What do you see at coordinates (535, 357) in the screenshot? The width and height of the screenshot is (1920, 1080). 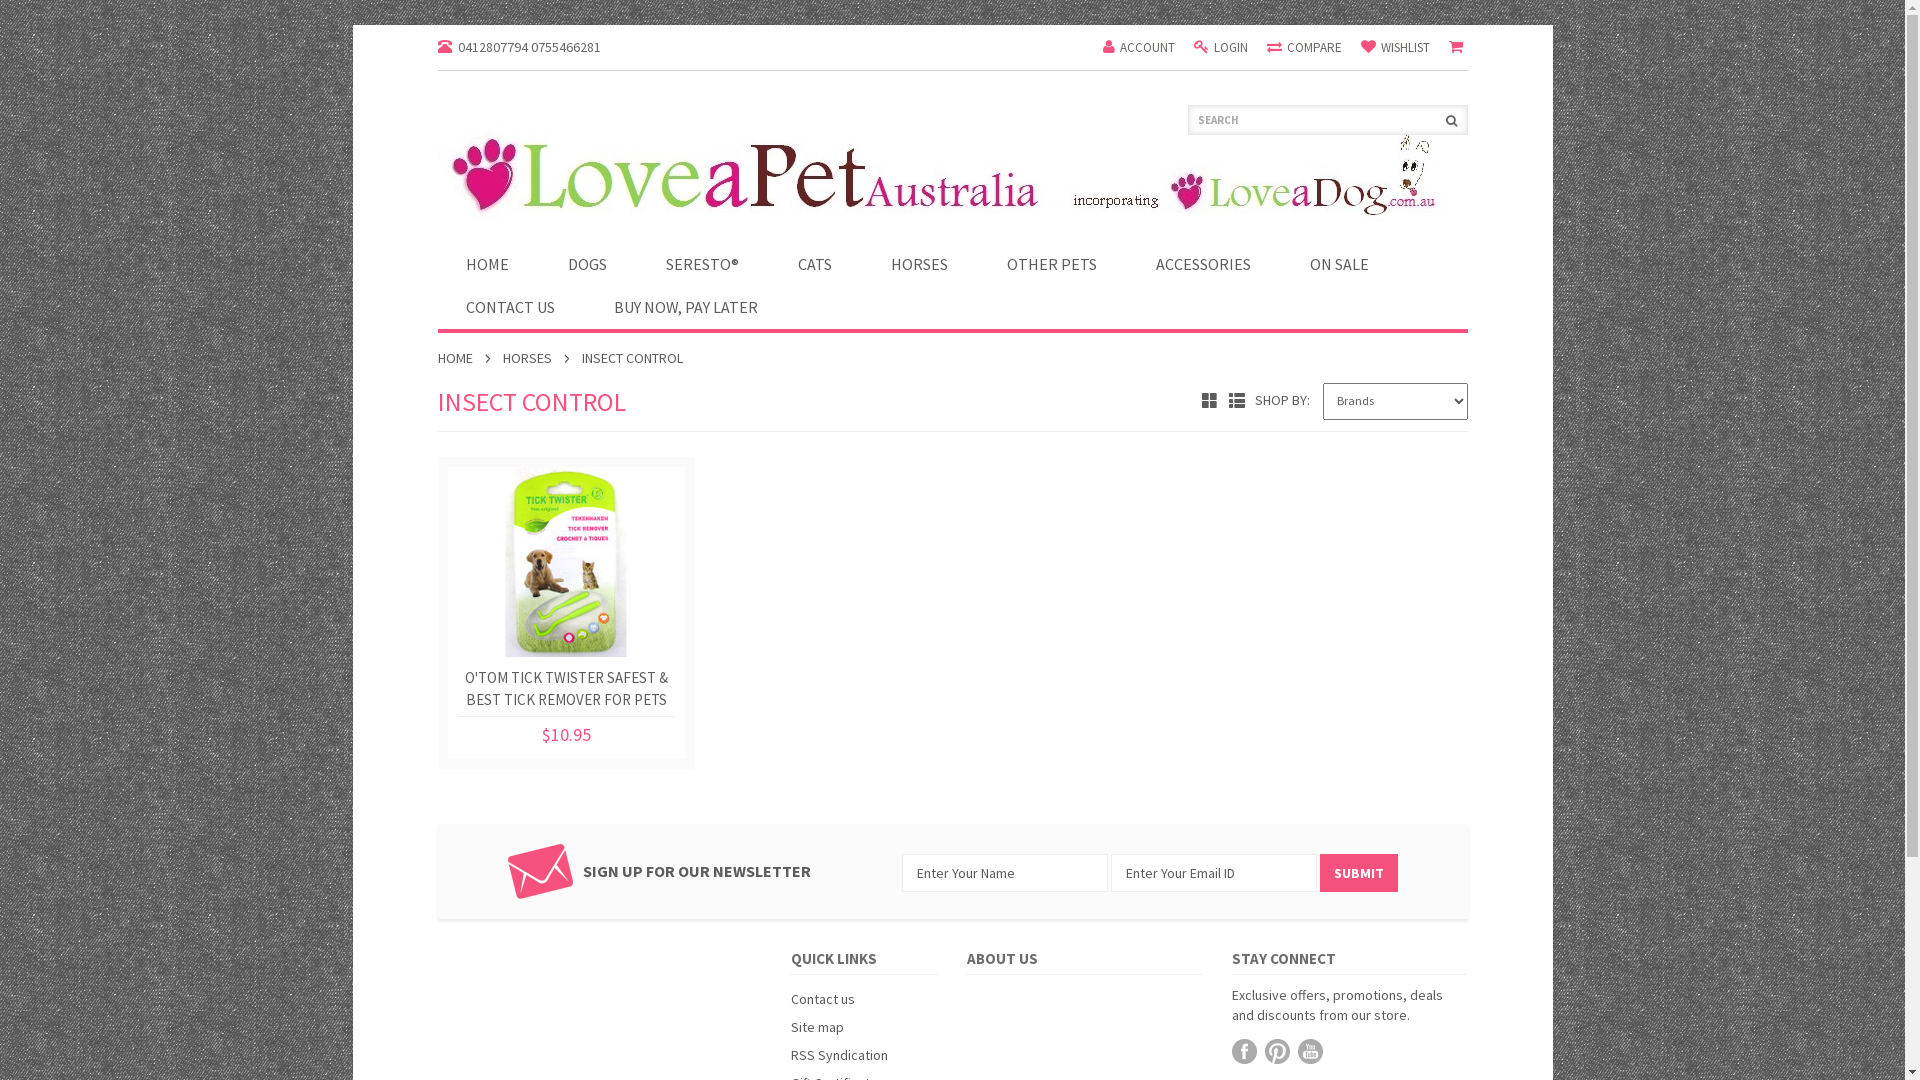 I see `'HORSES'` at bounding box center [535, 357].